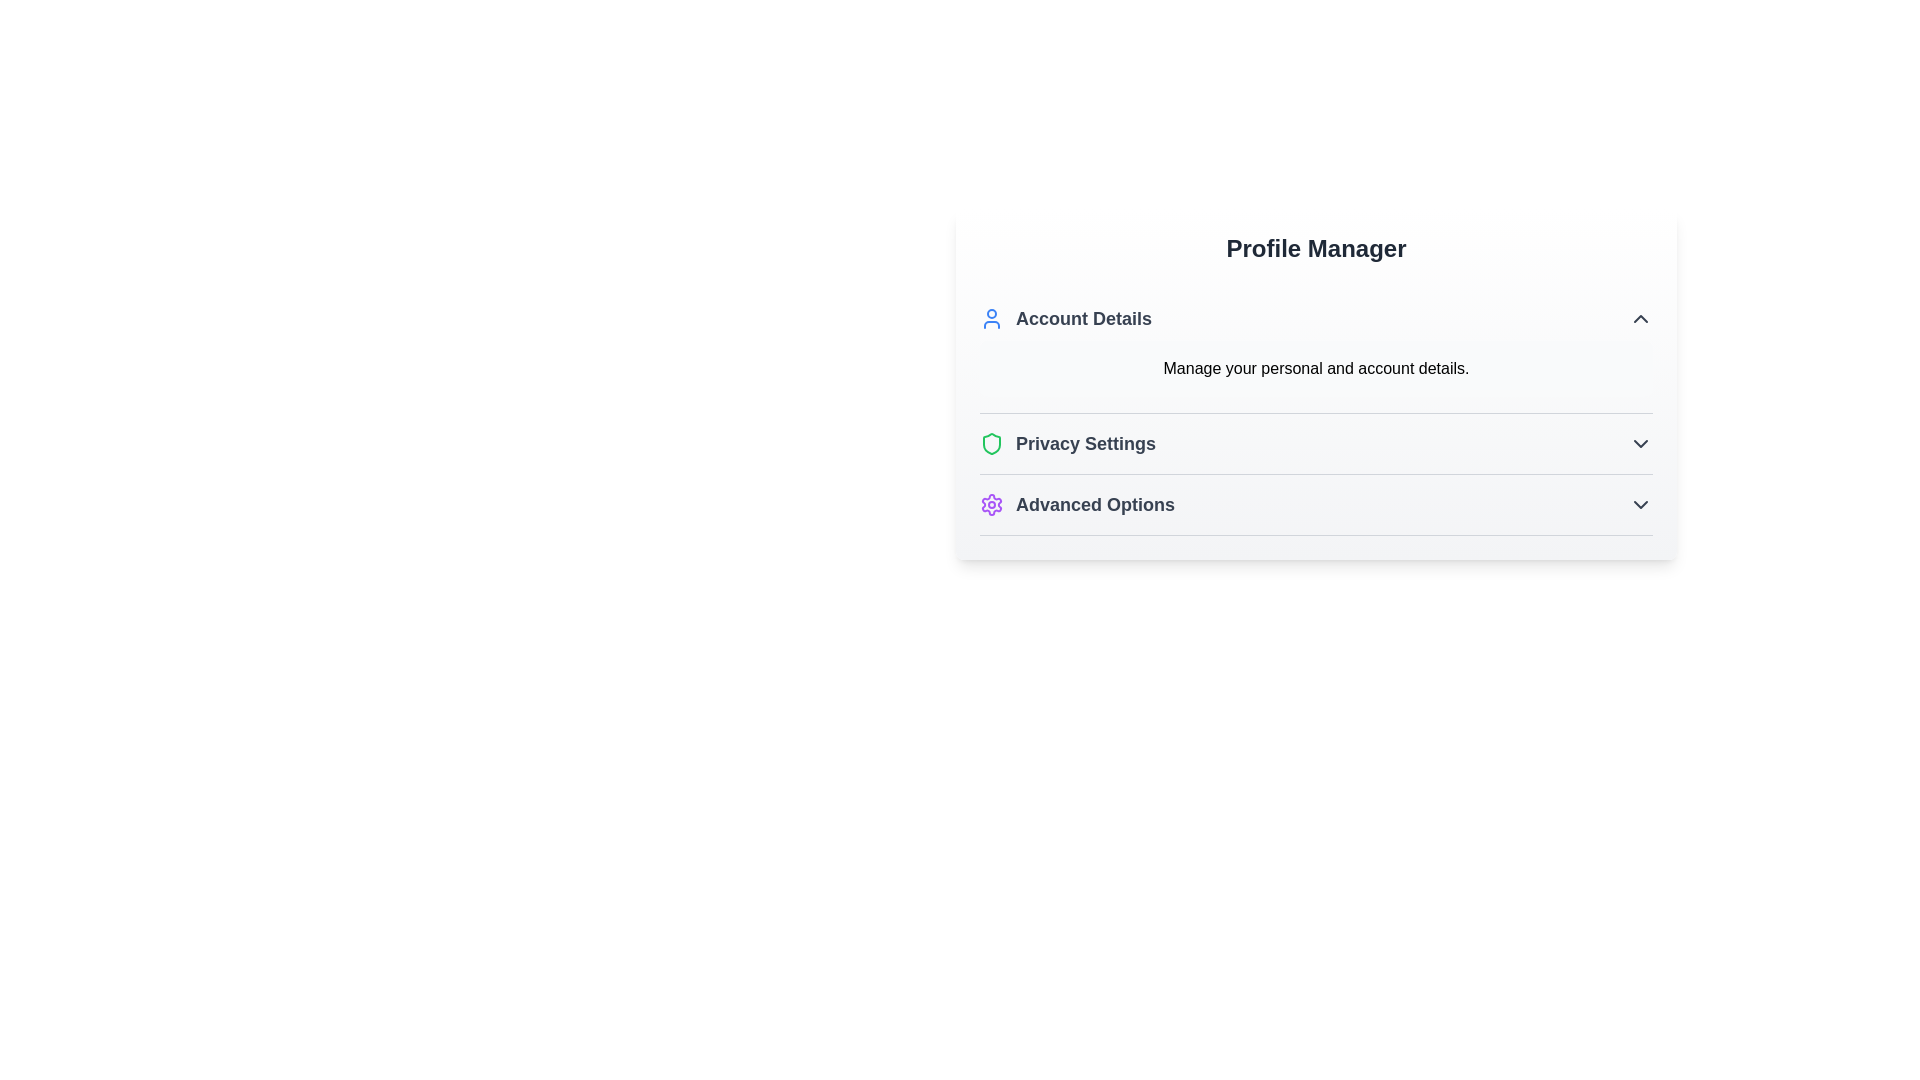 Image resolution: width=1920 pixels, height=1080 pixels. Describe the element at coordinates (992, 442) in the screenshot. I see `the green shield icon located to the left of the 'Privacy Settings' text` at that location.